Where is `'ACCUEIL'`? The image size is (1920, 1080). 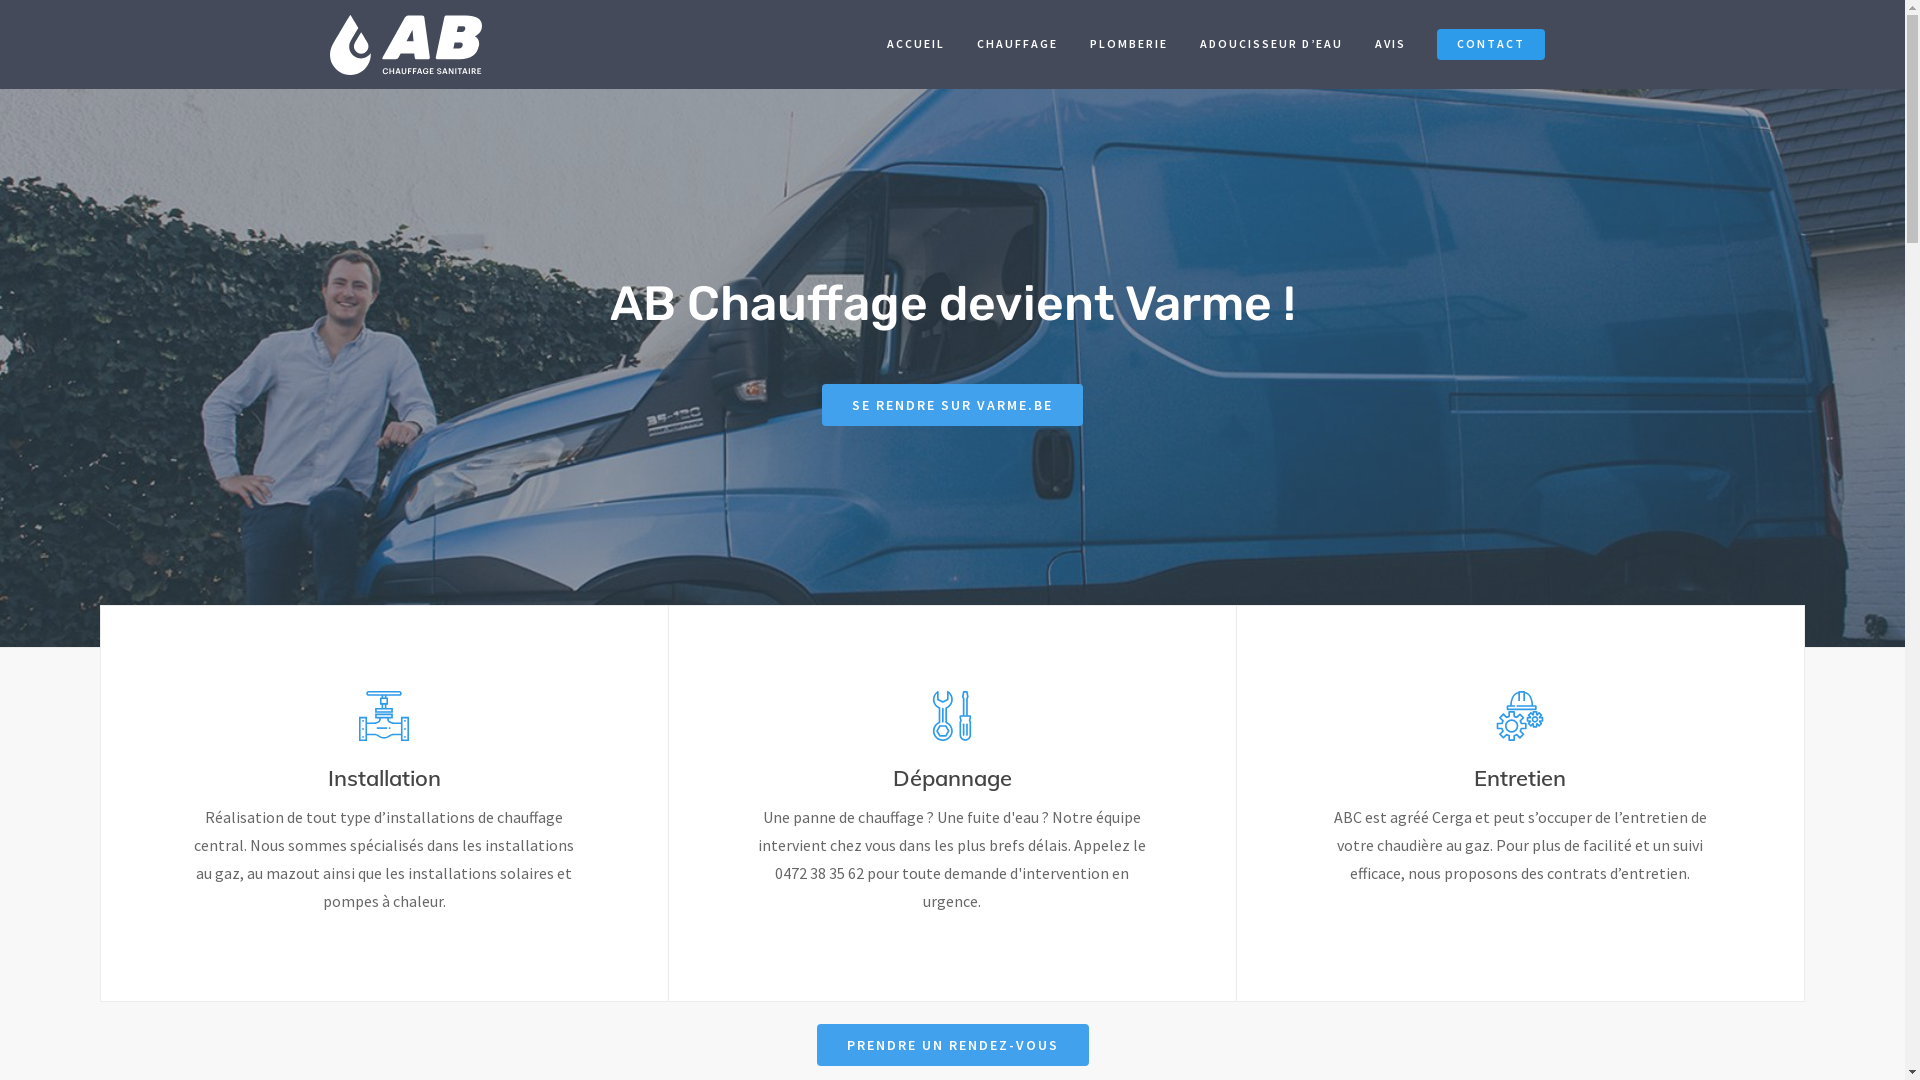
'ACCUEIL' is located at coordinates (915, 50).